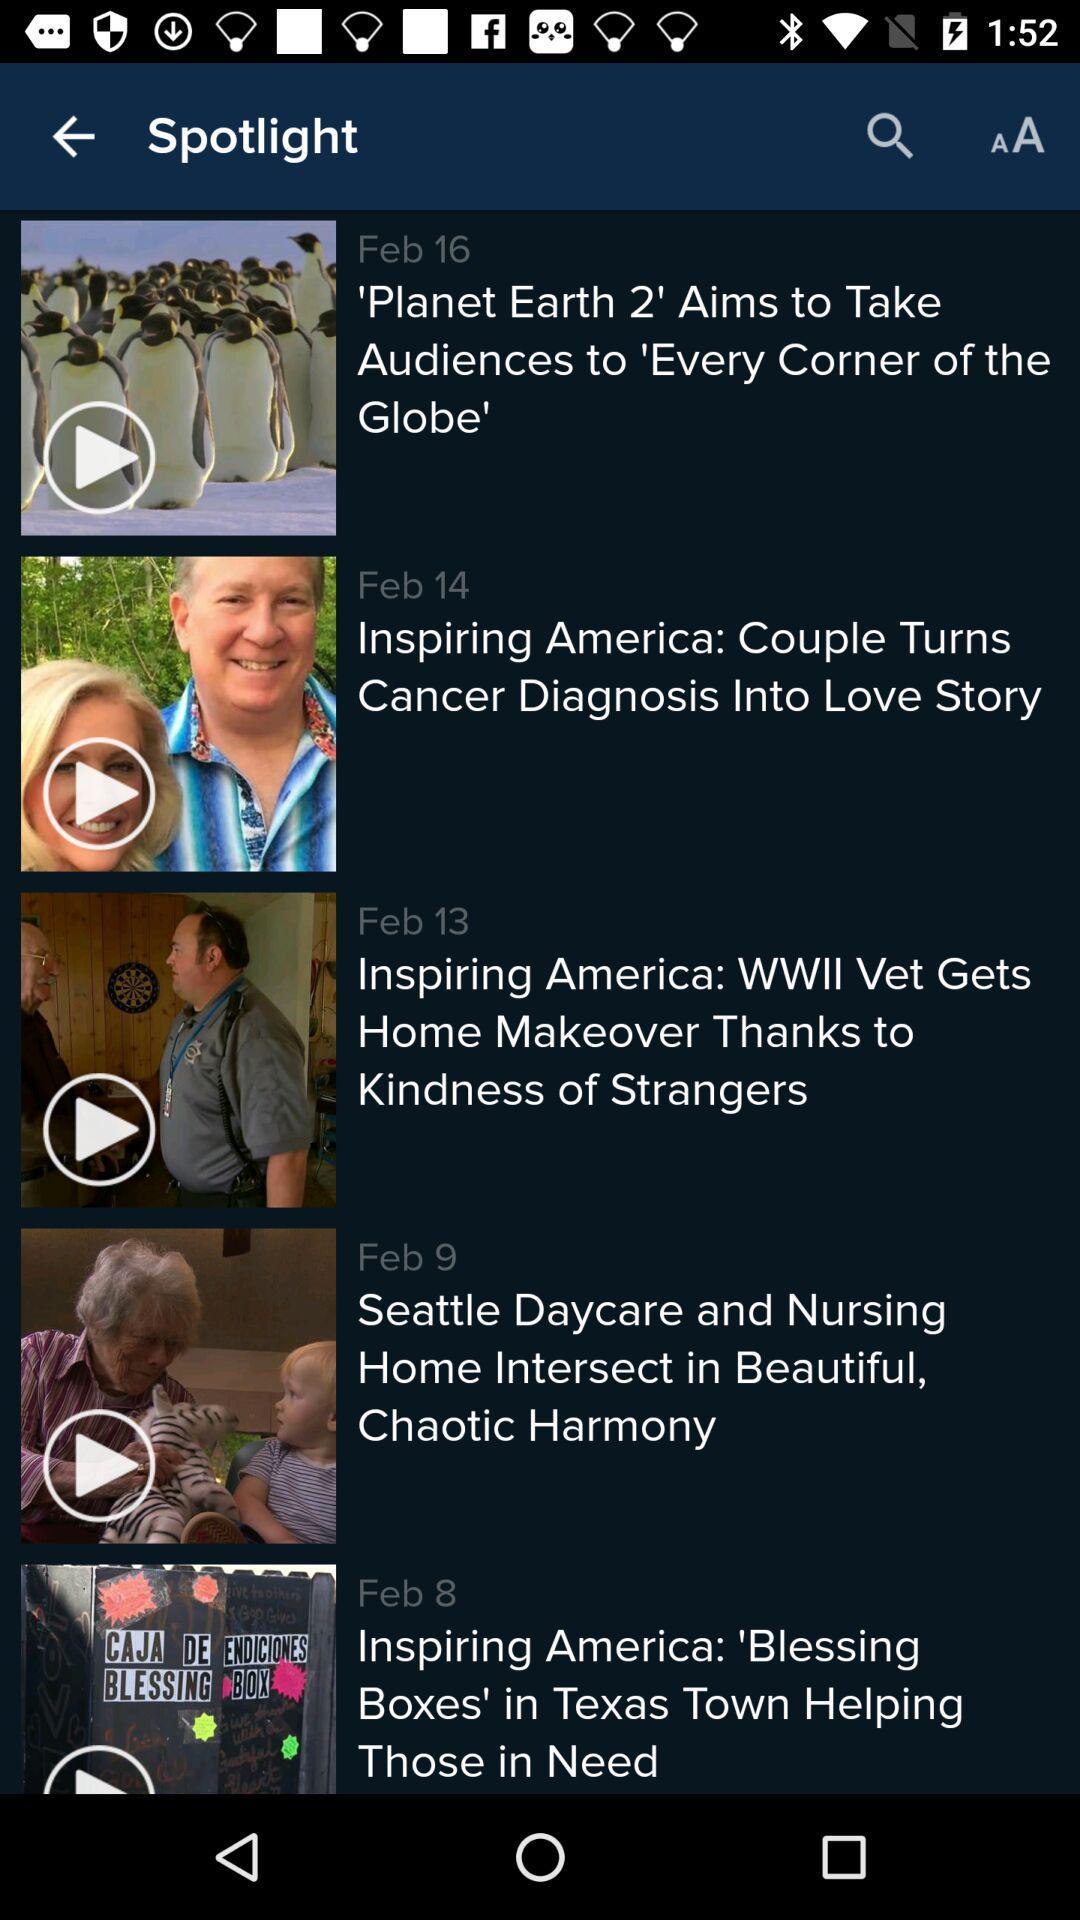 Image resolution: width=1080 pixels, height=1920 pixels. Describe the element at coordinates (251, 135) in the screenshot. I see `icon to the left of feb 16 icon` at that location.